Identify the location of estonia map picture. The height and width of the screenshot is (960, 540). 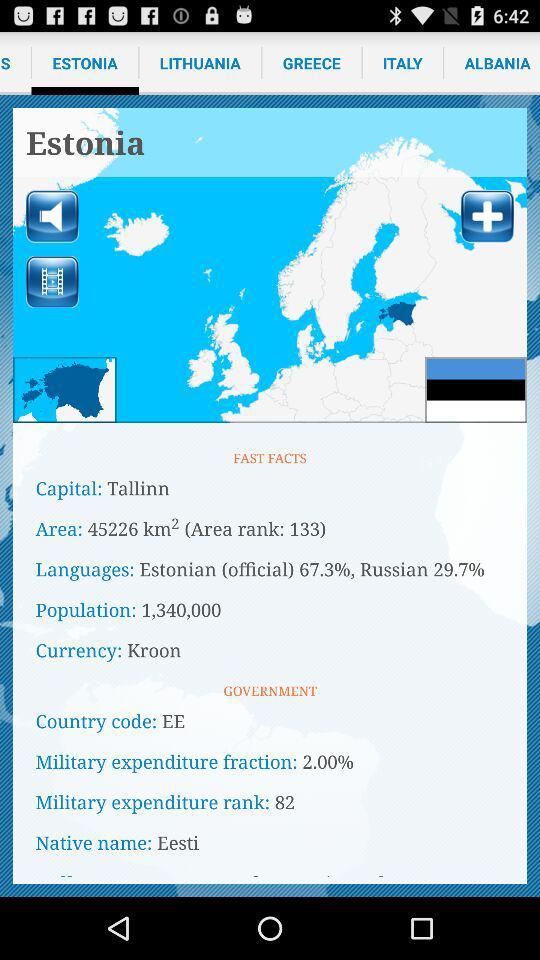
(270, 264).